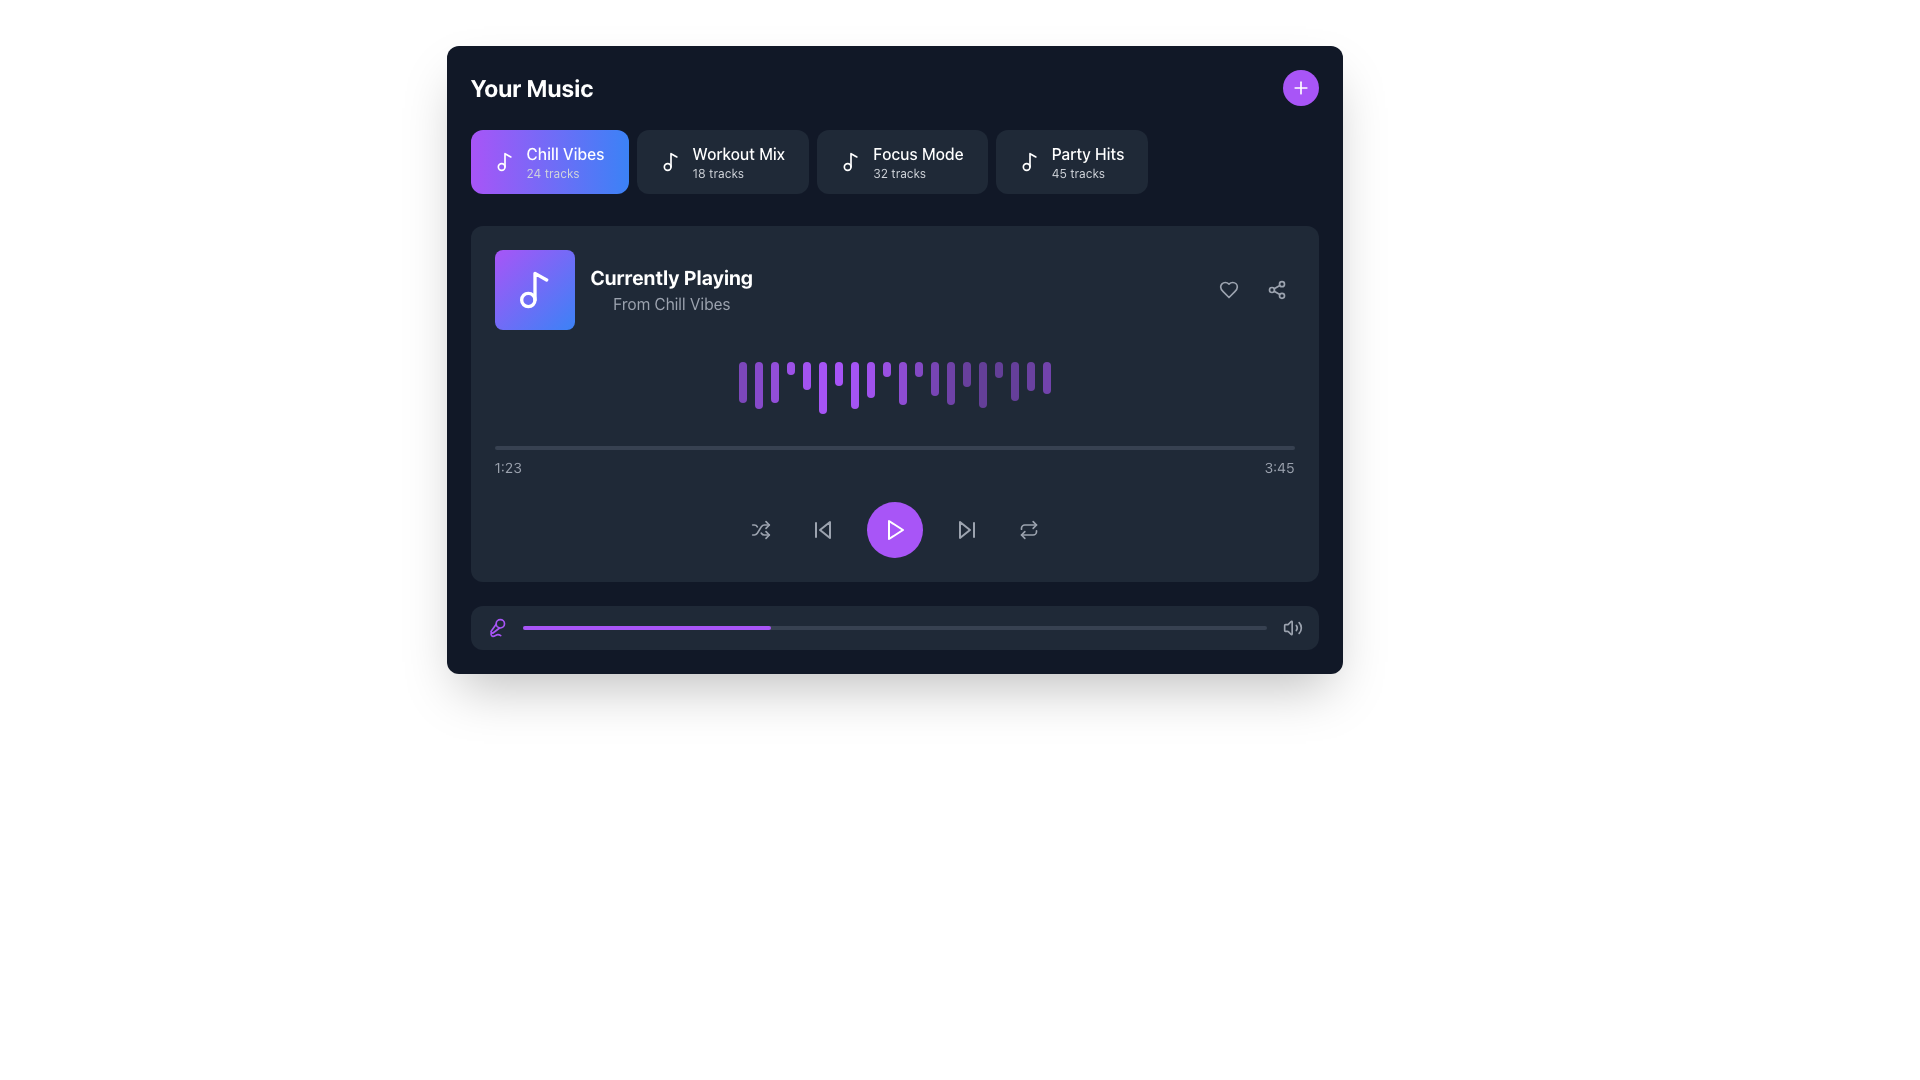 This screenshot has width=1920, height=1080. I want to click on the previous track button located on the bottom control bar of the music player interface, so click(822, 529).